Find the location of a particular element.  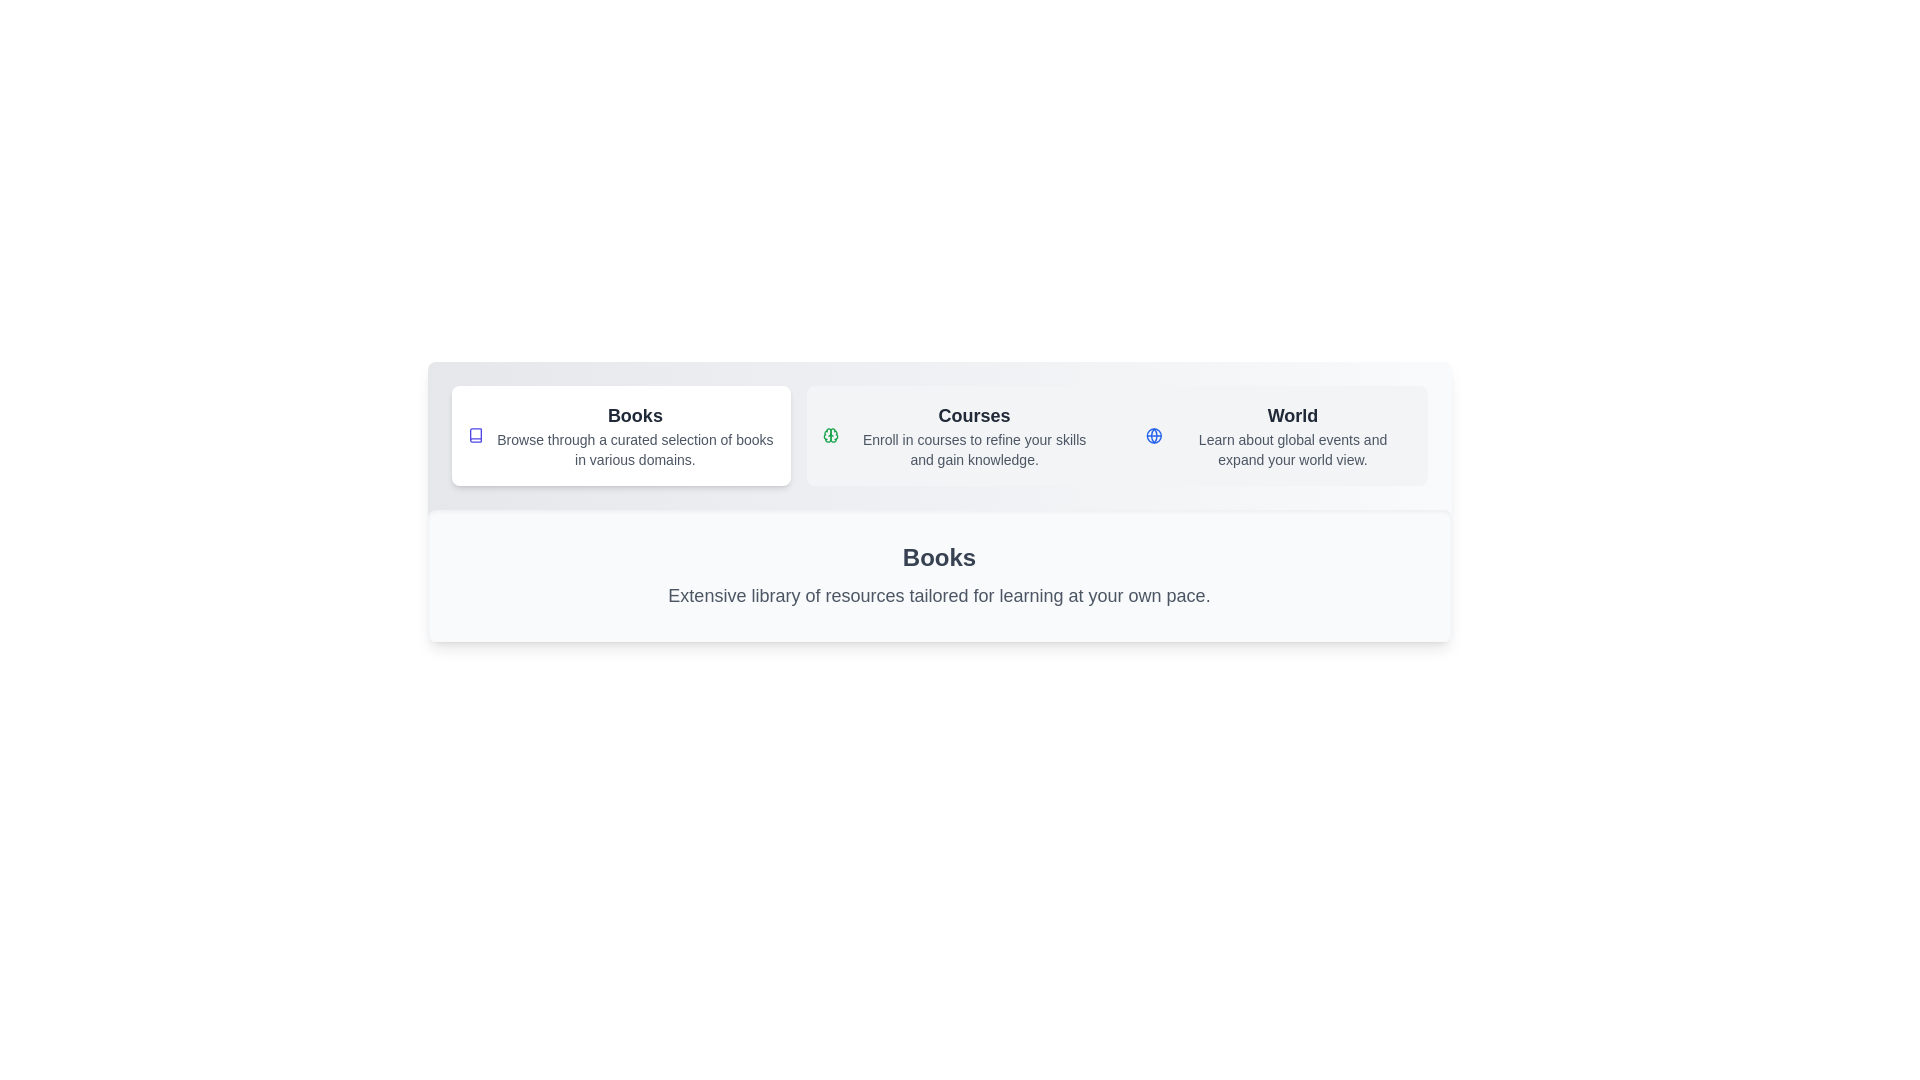

the Courses tab by clicking on its button is located at coordinates (960, 434).